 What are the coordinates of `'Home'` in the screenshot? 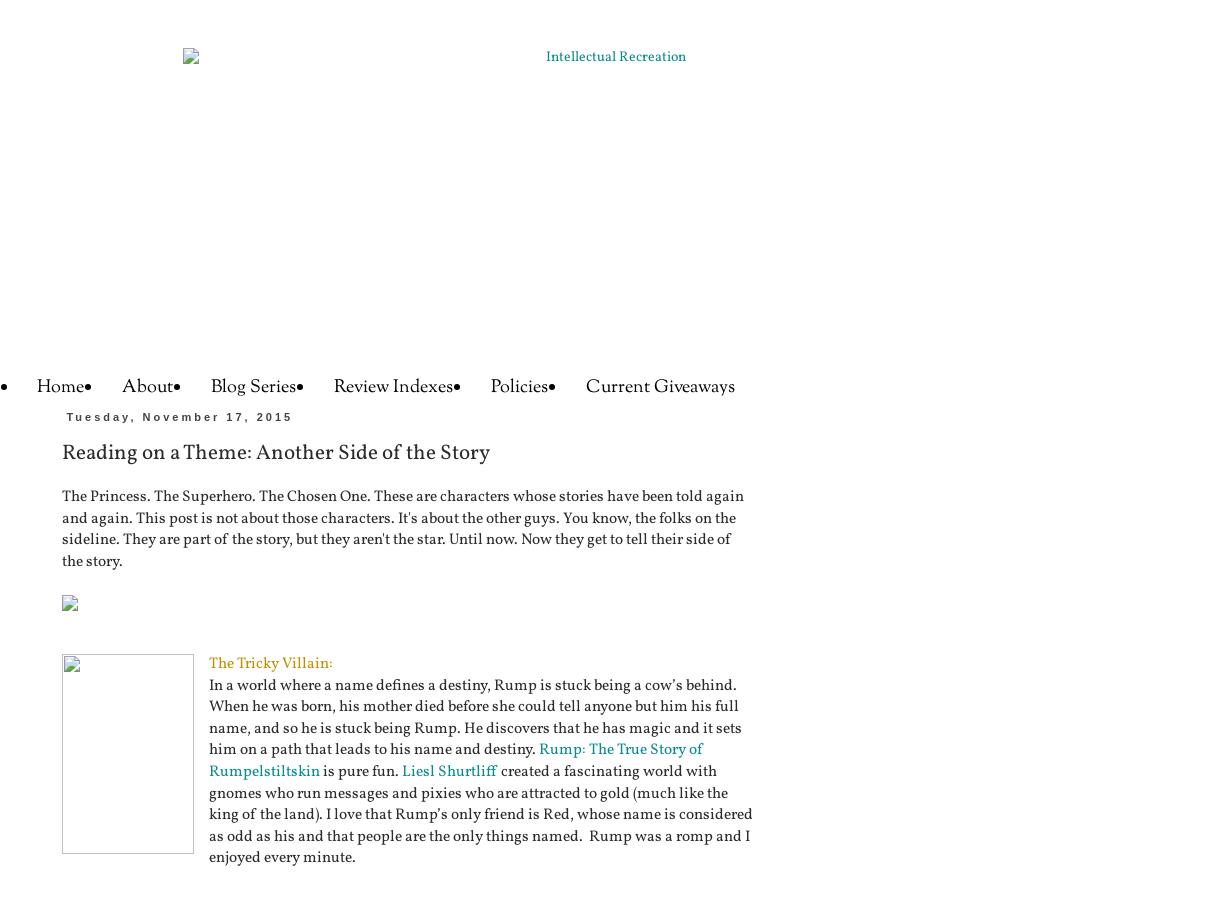 It's located at (35, 386).